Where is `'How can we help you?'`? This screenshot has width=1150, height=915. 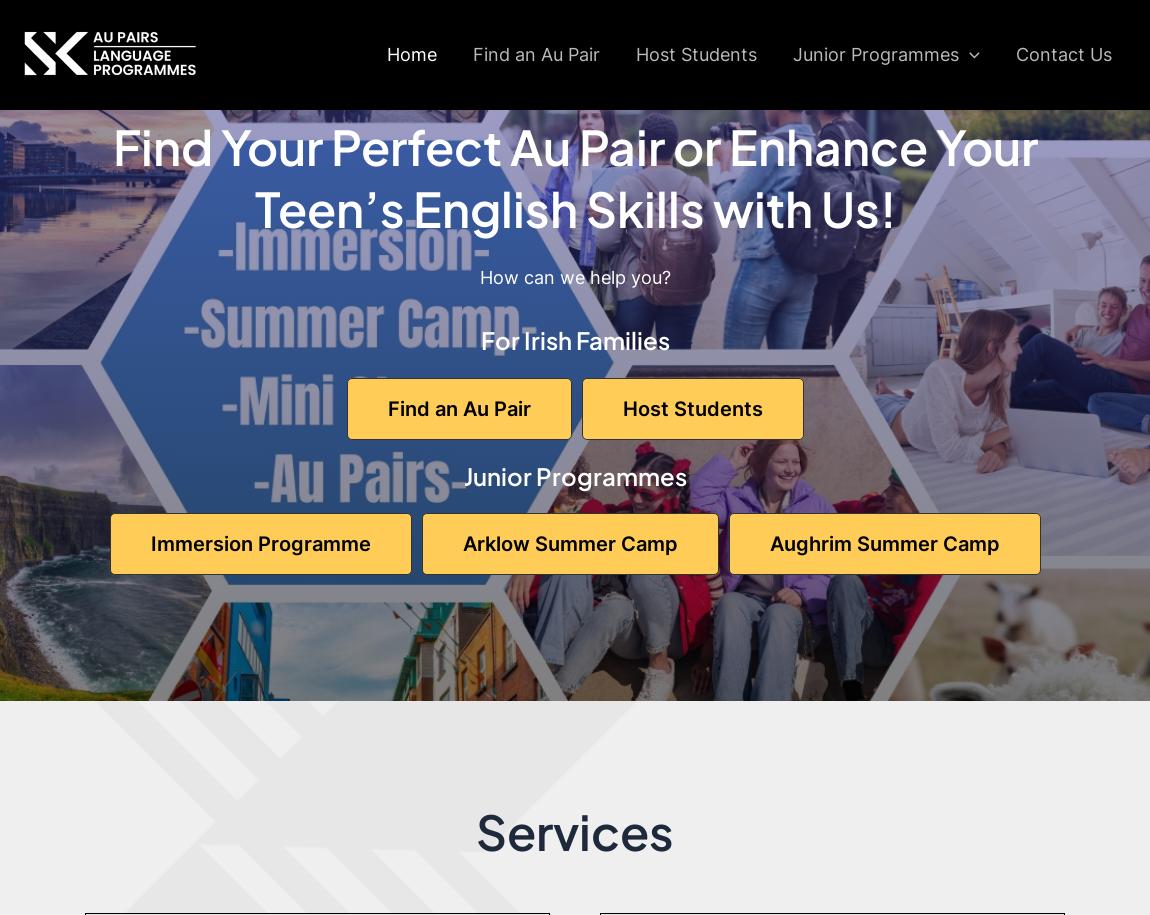
'How can we help you?' is located at coordinates (574, 275).